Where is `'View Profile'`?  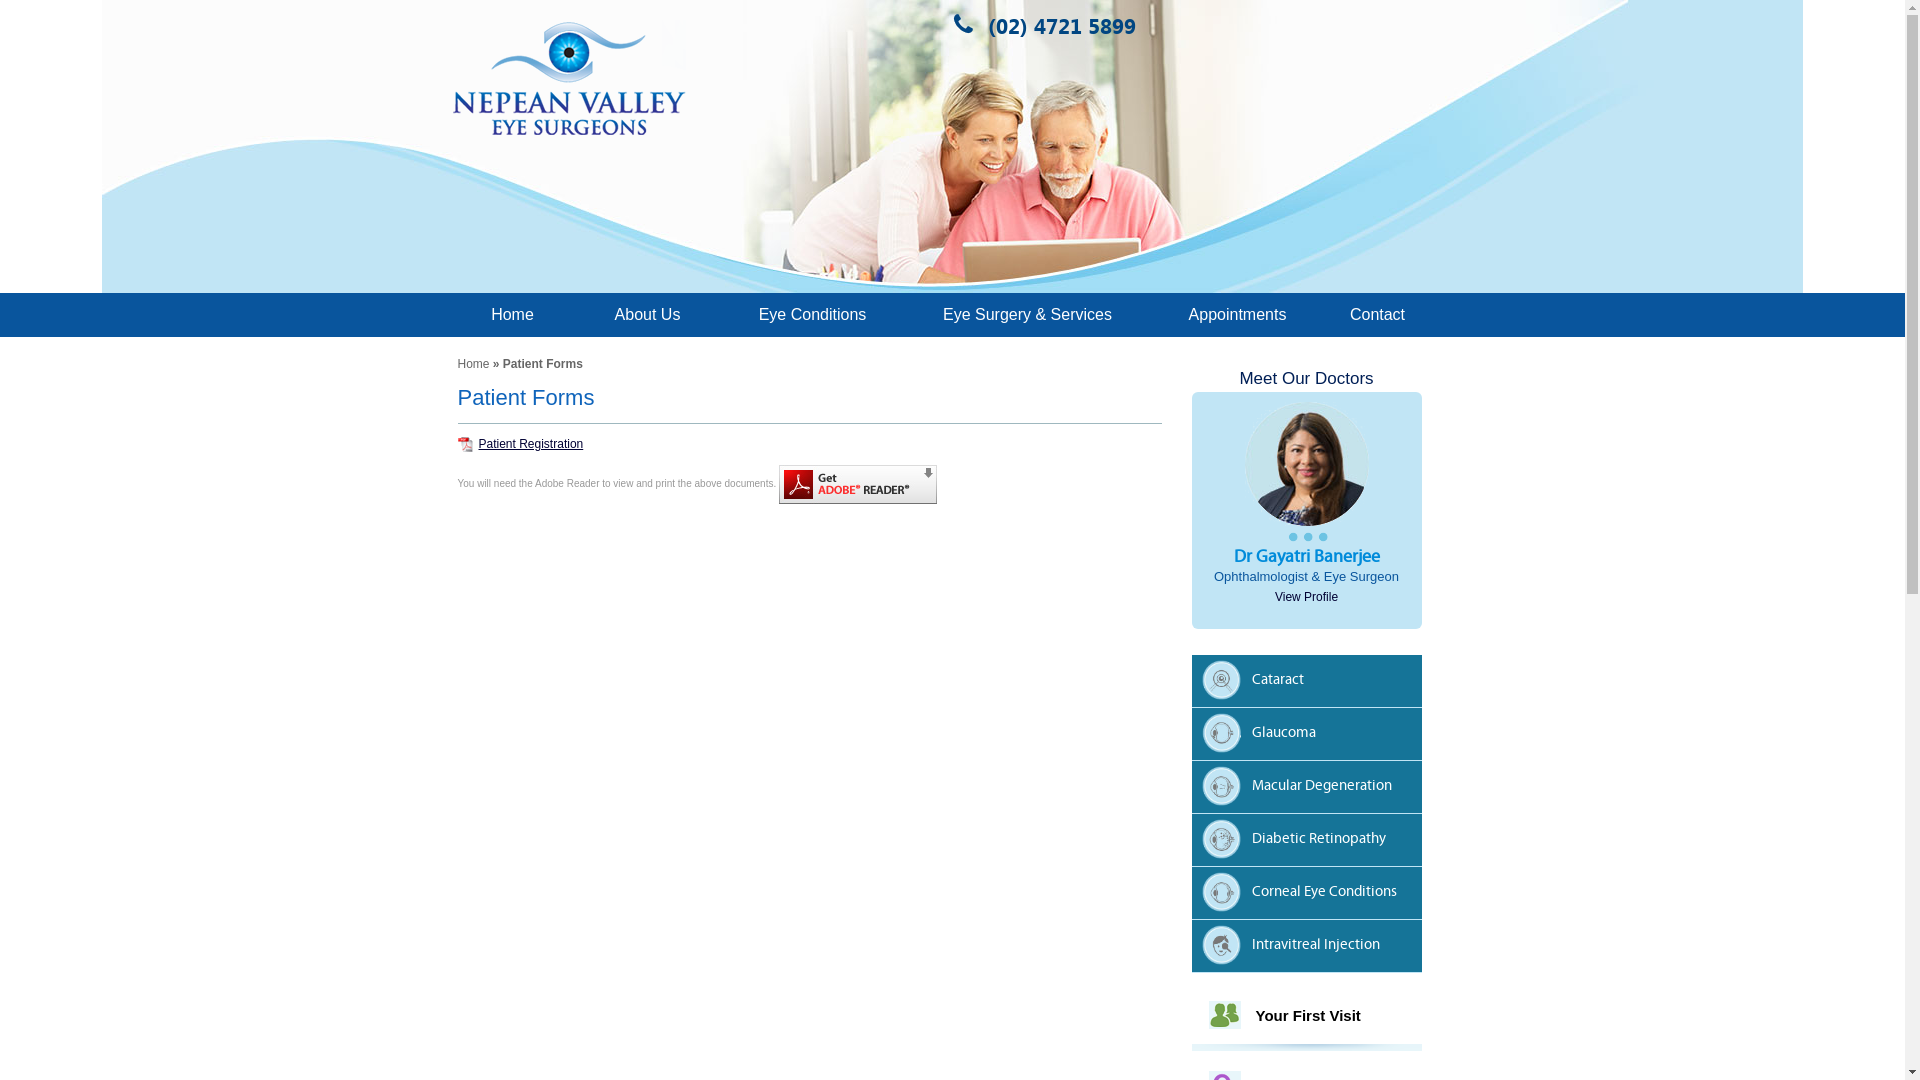 'View Profile' is located at coordinates (1306, 596).